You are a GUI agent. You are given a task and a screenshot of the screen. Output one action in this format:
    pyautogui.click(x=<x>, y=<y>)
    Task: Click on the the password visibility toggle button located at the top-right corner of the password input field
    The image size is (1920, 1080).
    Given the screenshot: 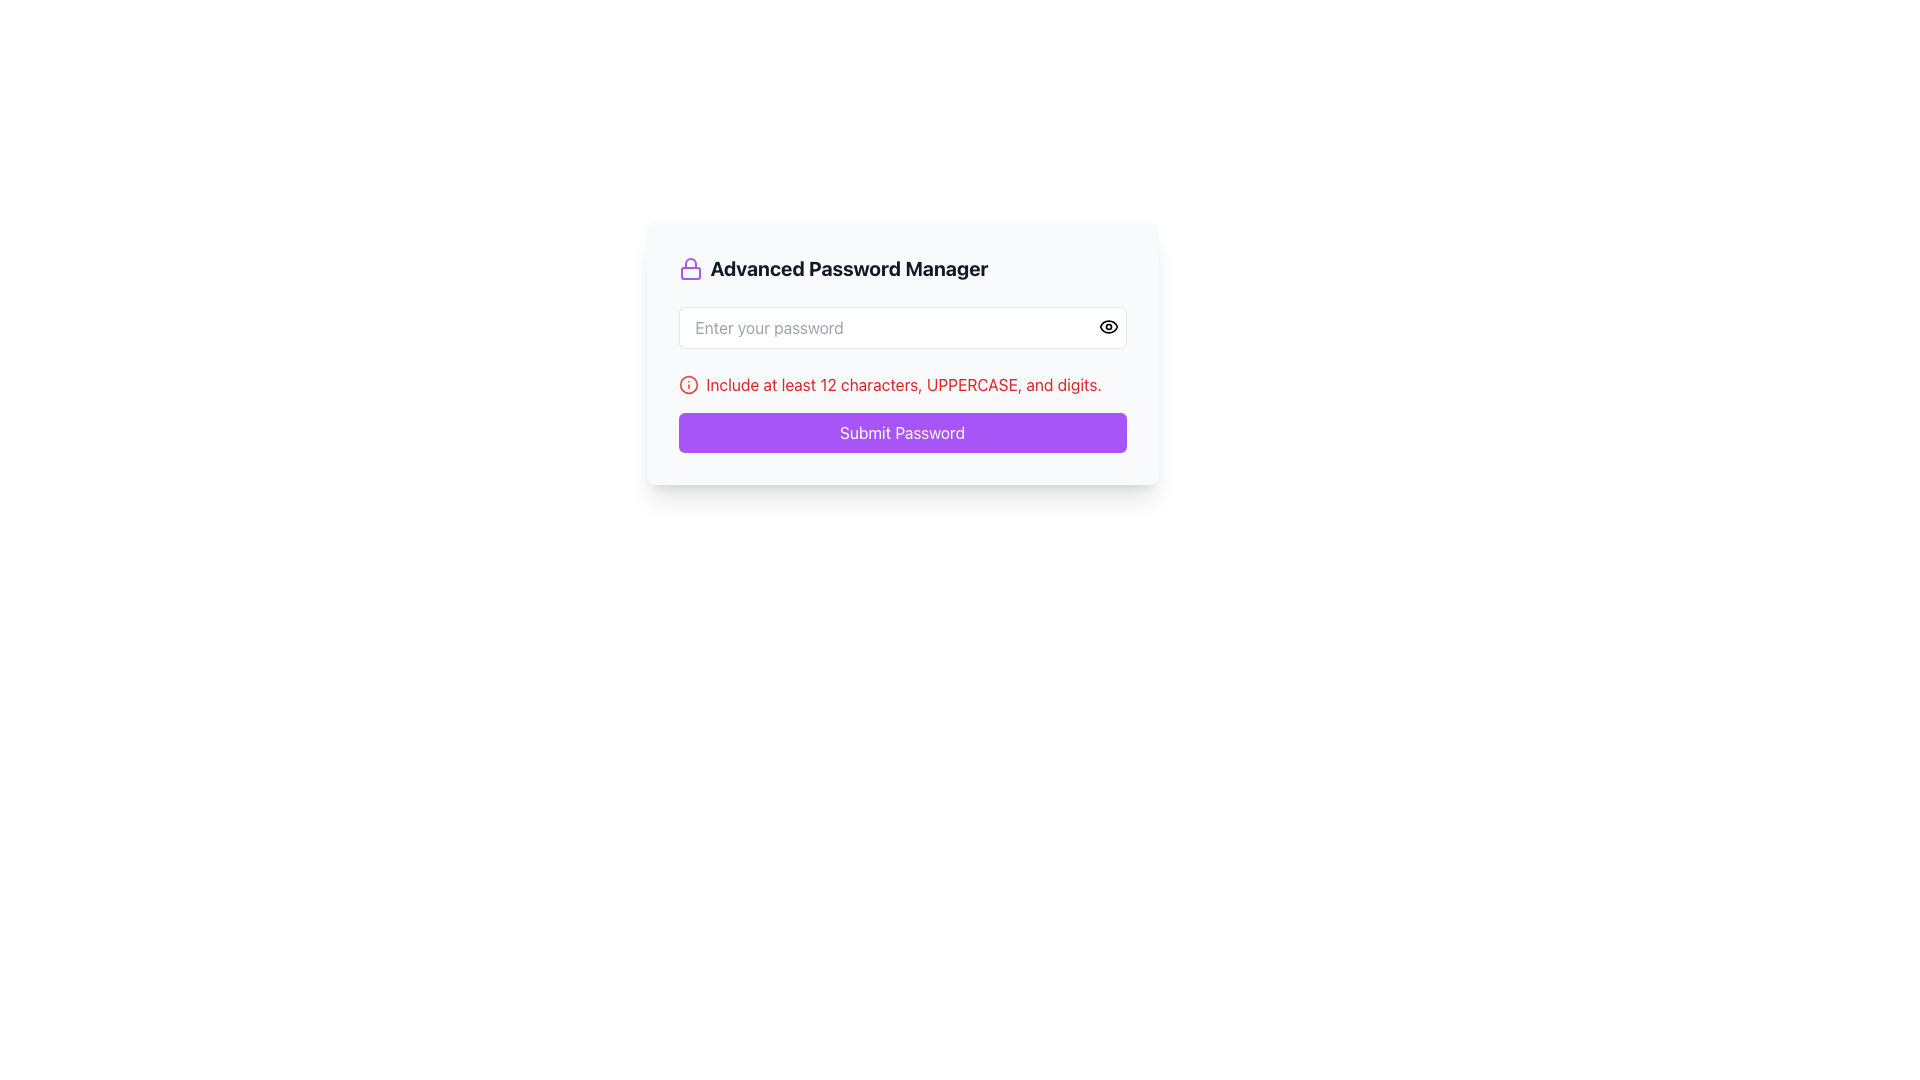 What is the action you would take?
    pyautogui.click(x=1107, y=326)
    